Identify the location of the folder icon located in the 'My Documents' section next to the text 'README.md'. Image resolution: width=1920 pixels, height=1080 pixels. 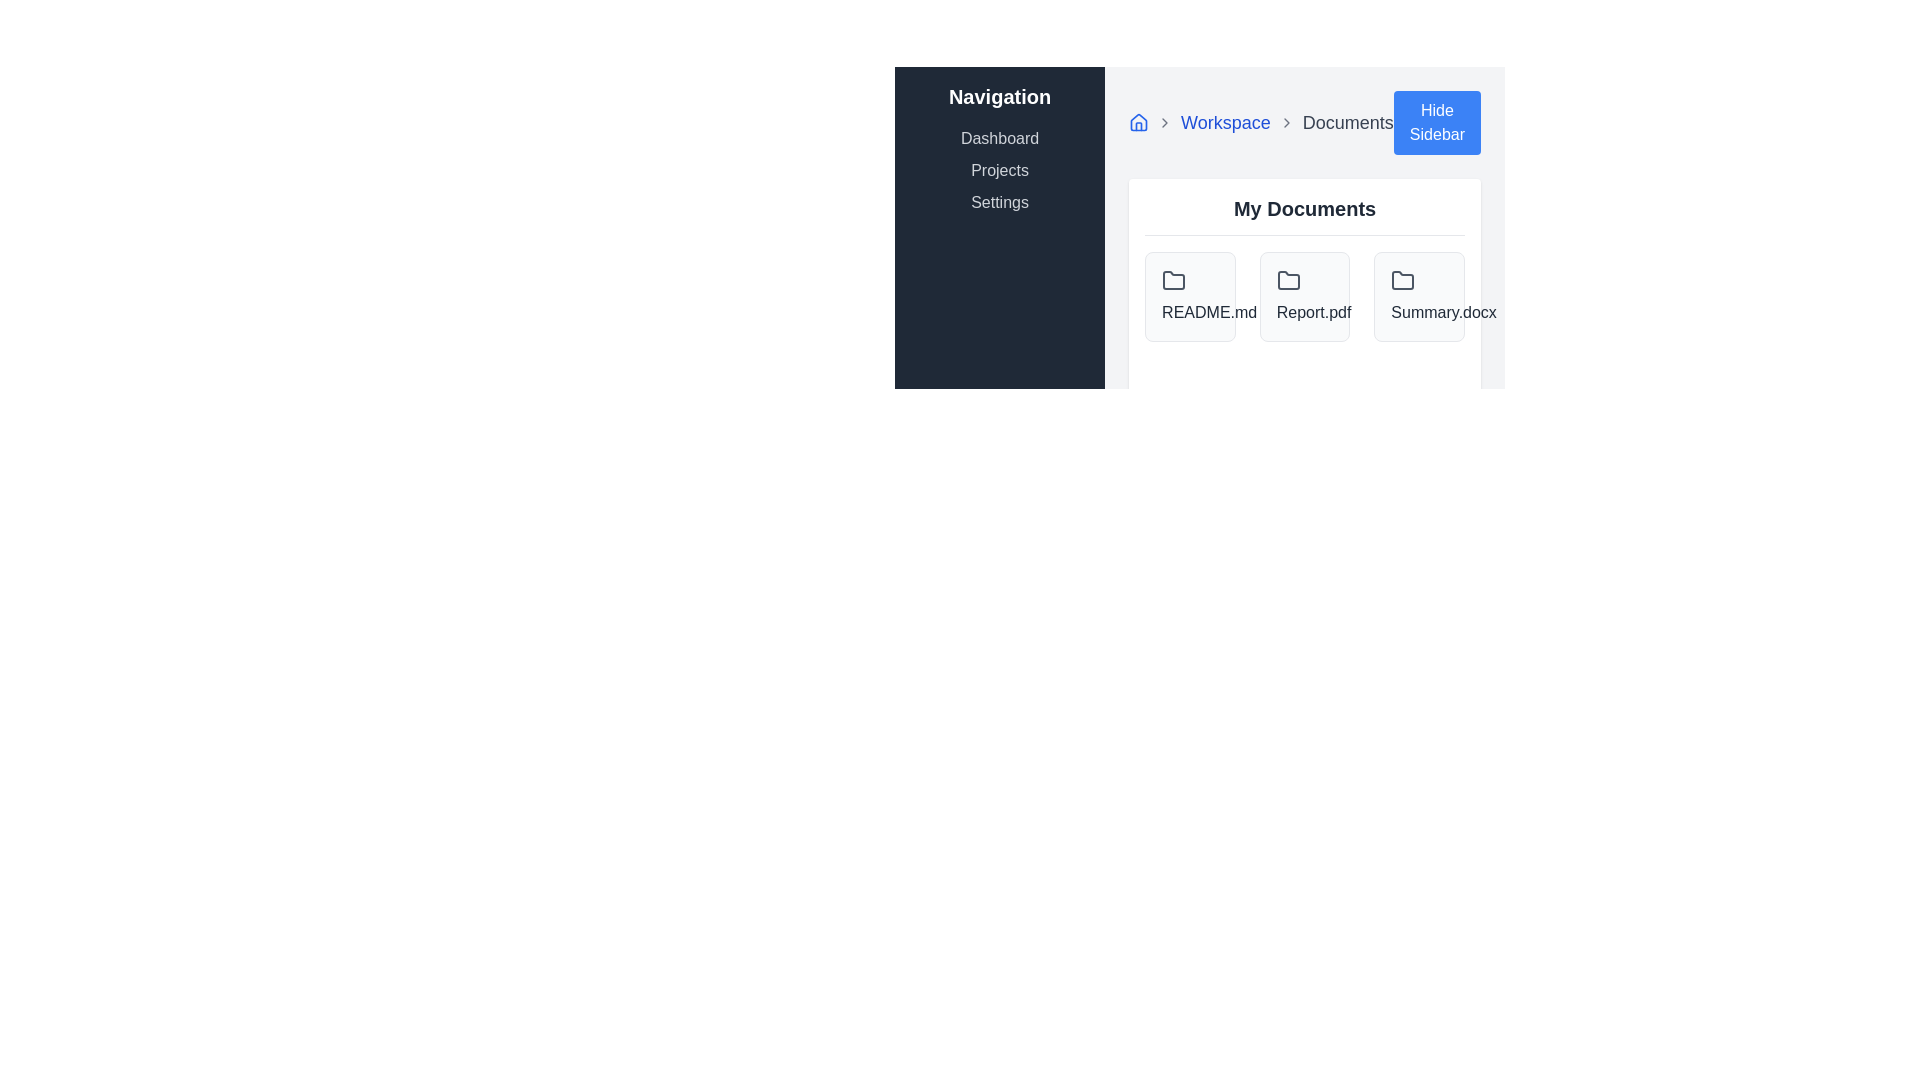
(1174, 280).